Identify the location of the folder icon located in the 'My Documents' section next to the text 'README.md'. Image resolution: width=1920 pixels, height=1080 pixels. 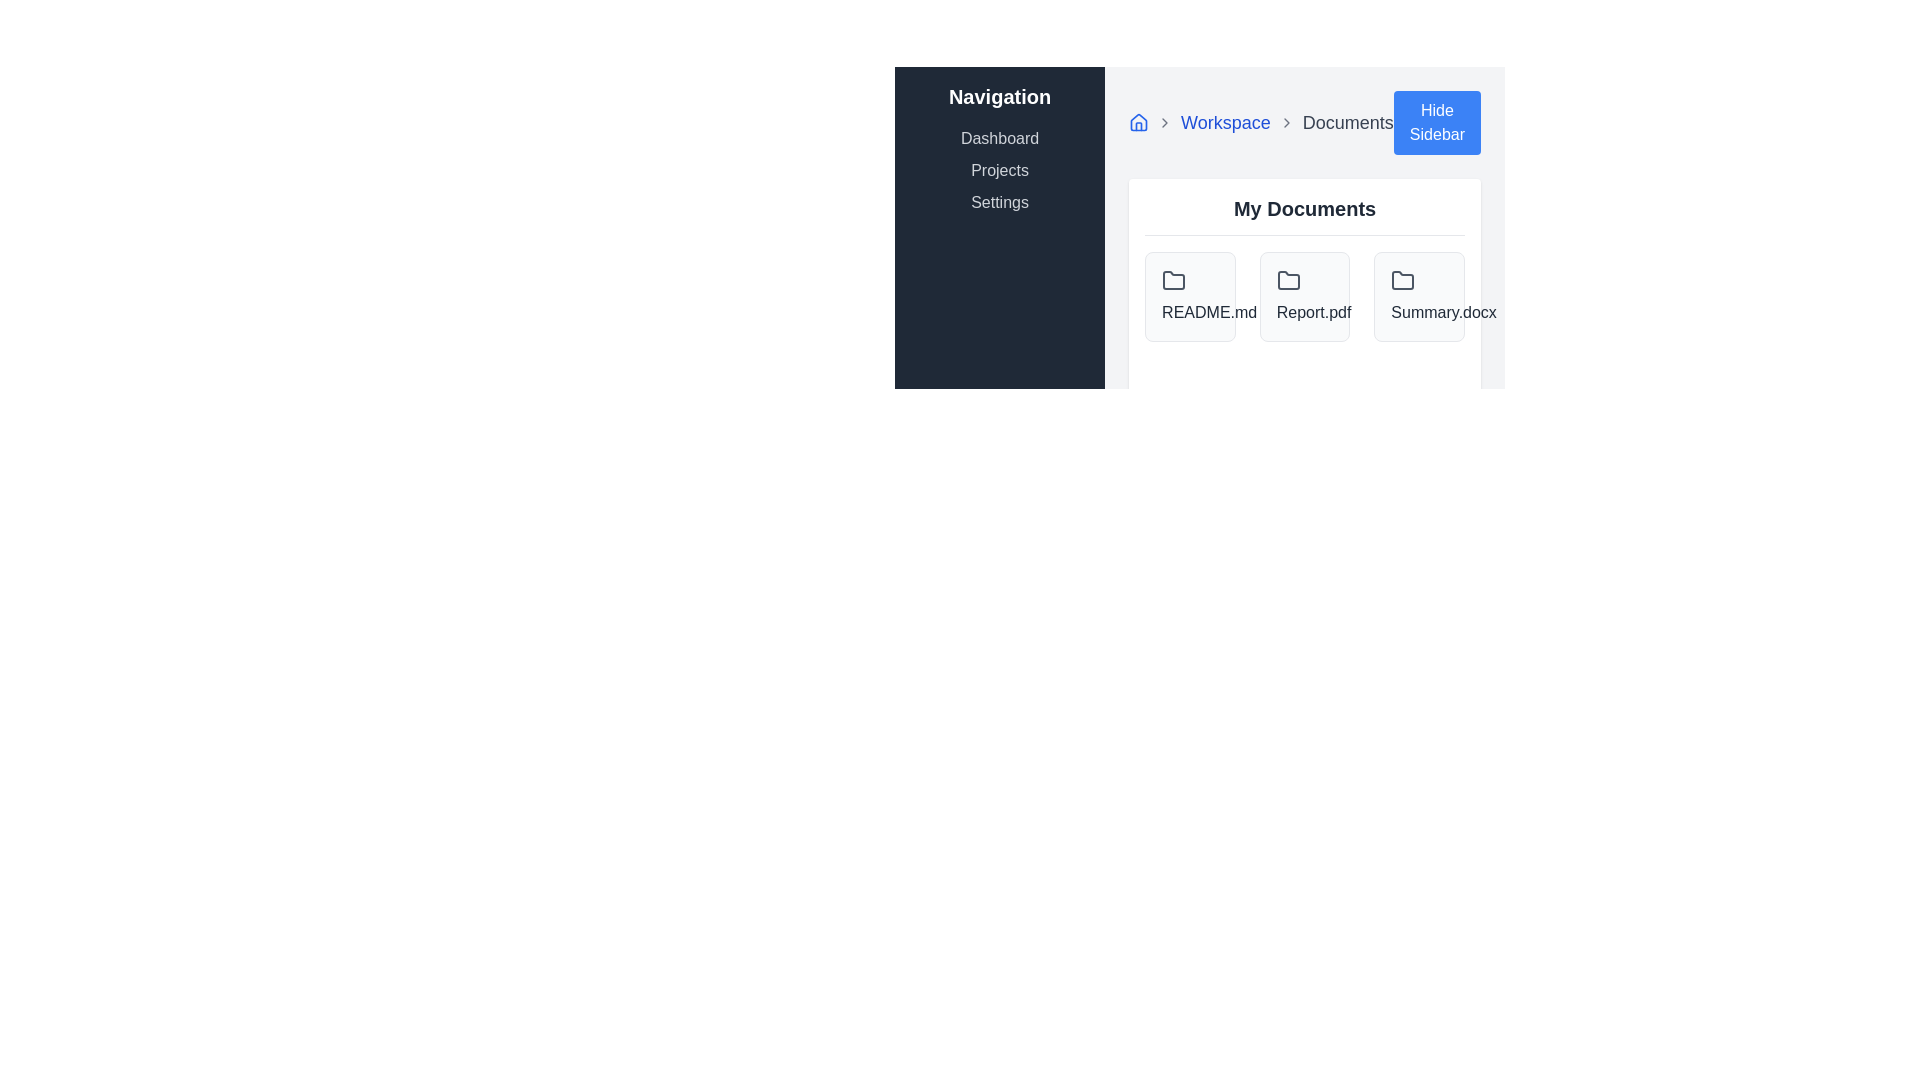
(1174, 280).